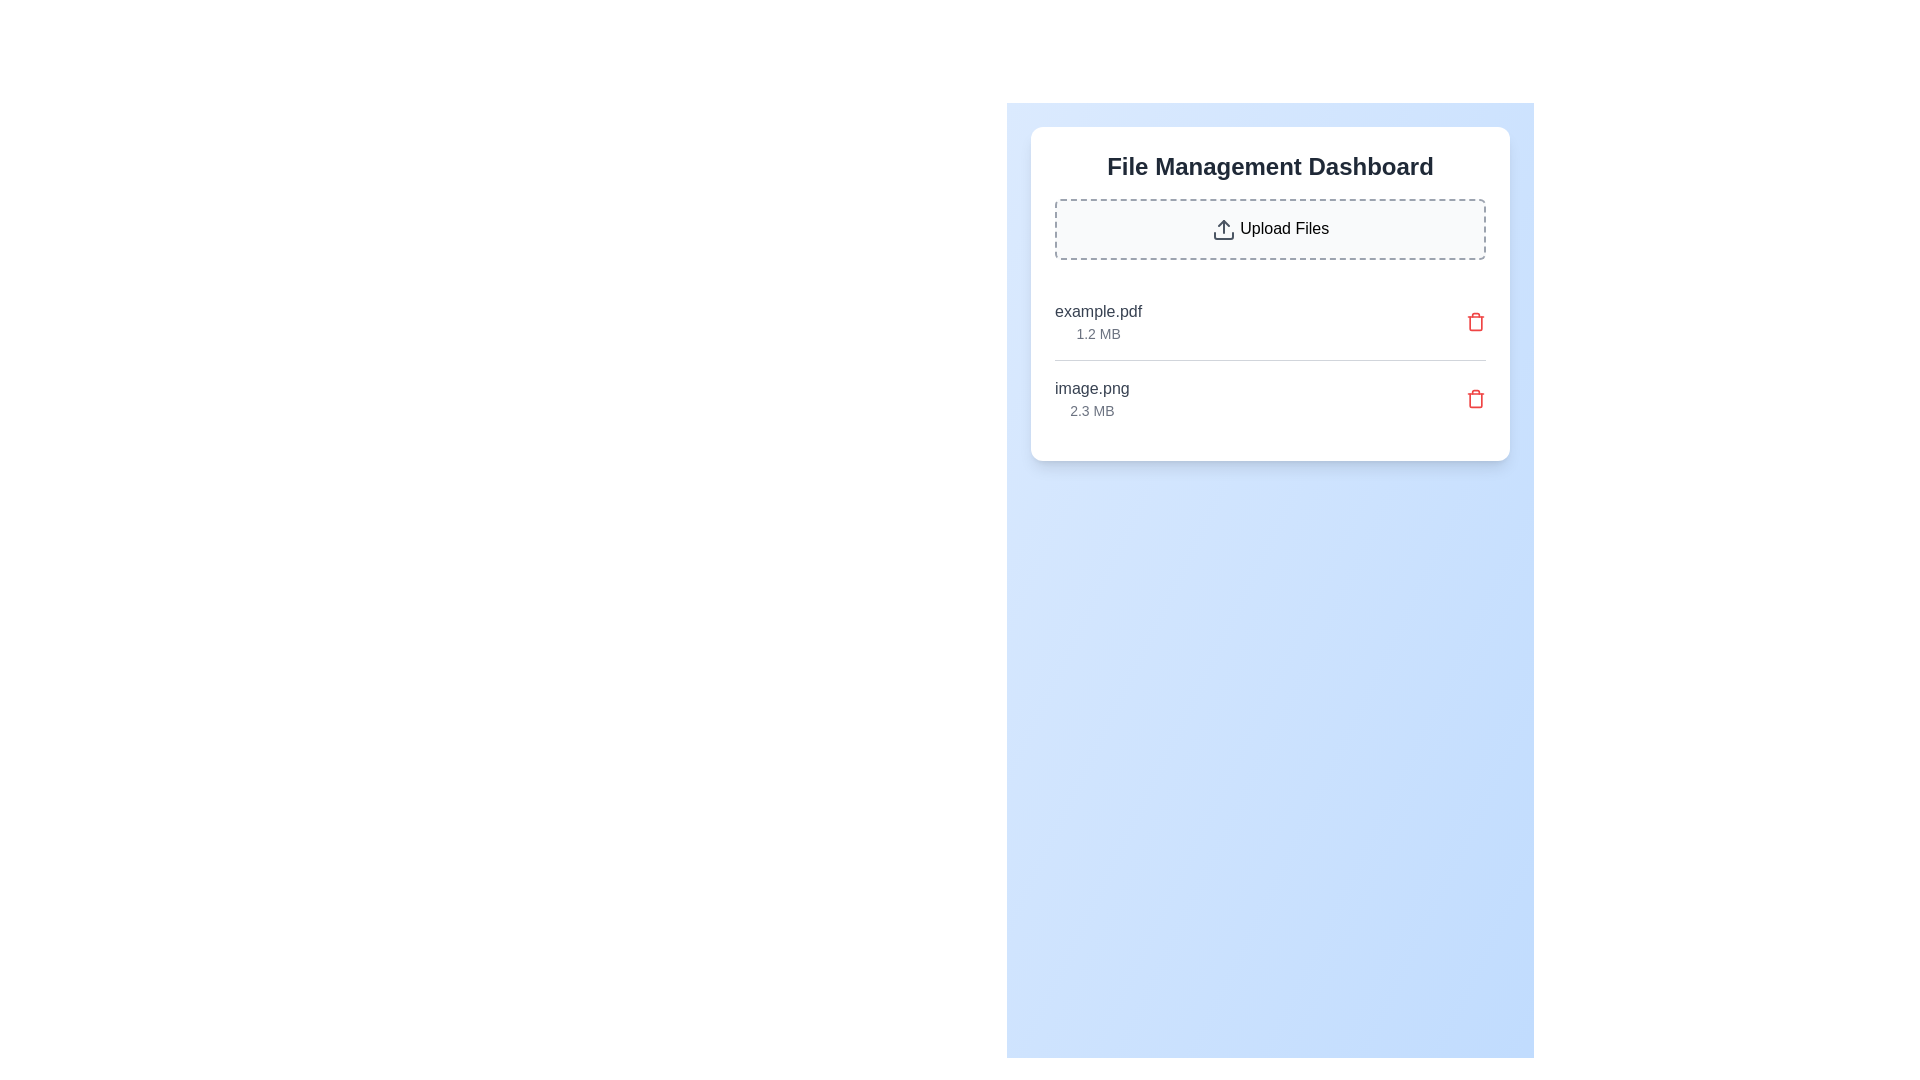 Image resolution: width=1920 pixels, height=1080 pixels. What do you see at coordinates (1269, 228) in the screenshot?
I see `the button located below the 'File Management Dashboard' heading` at bounding box center [1269, 228].